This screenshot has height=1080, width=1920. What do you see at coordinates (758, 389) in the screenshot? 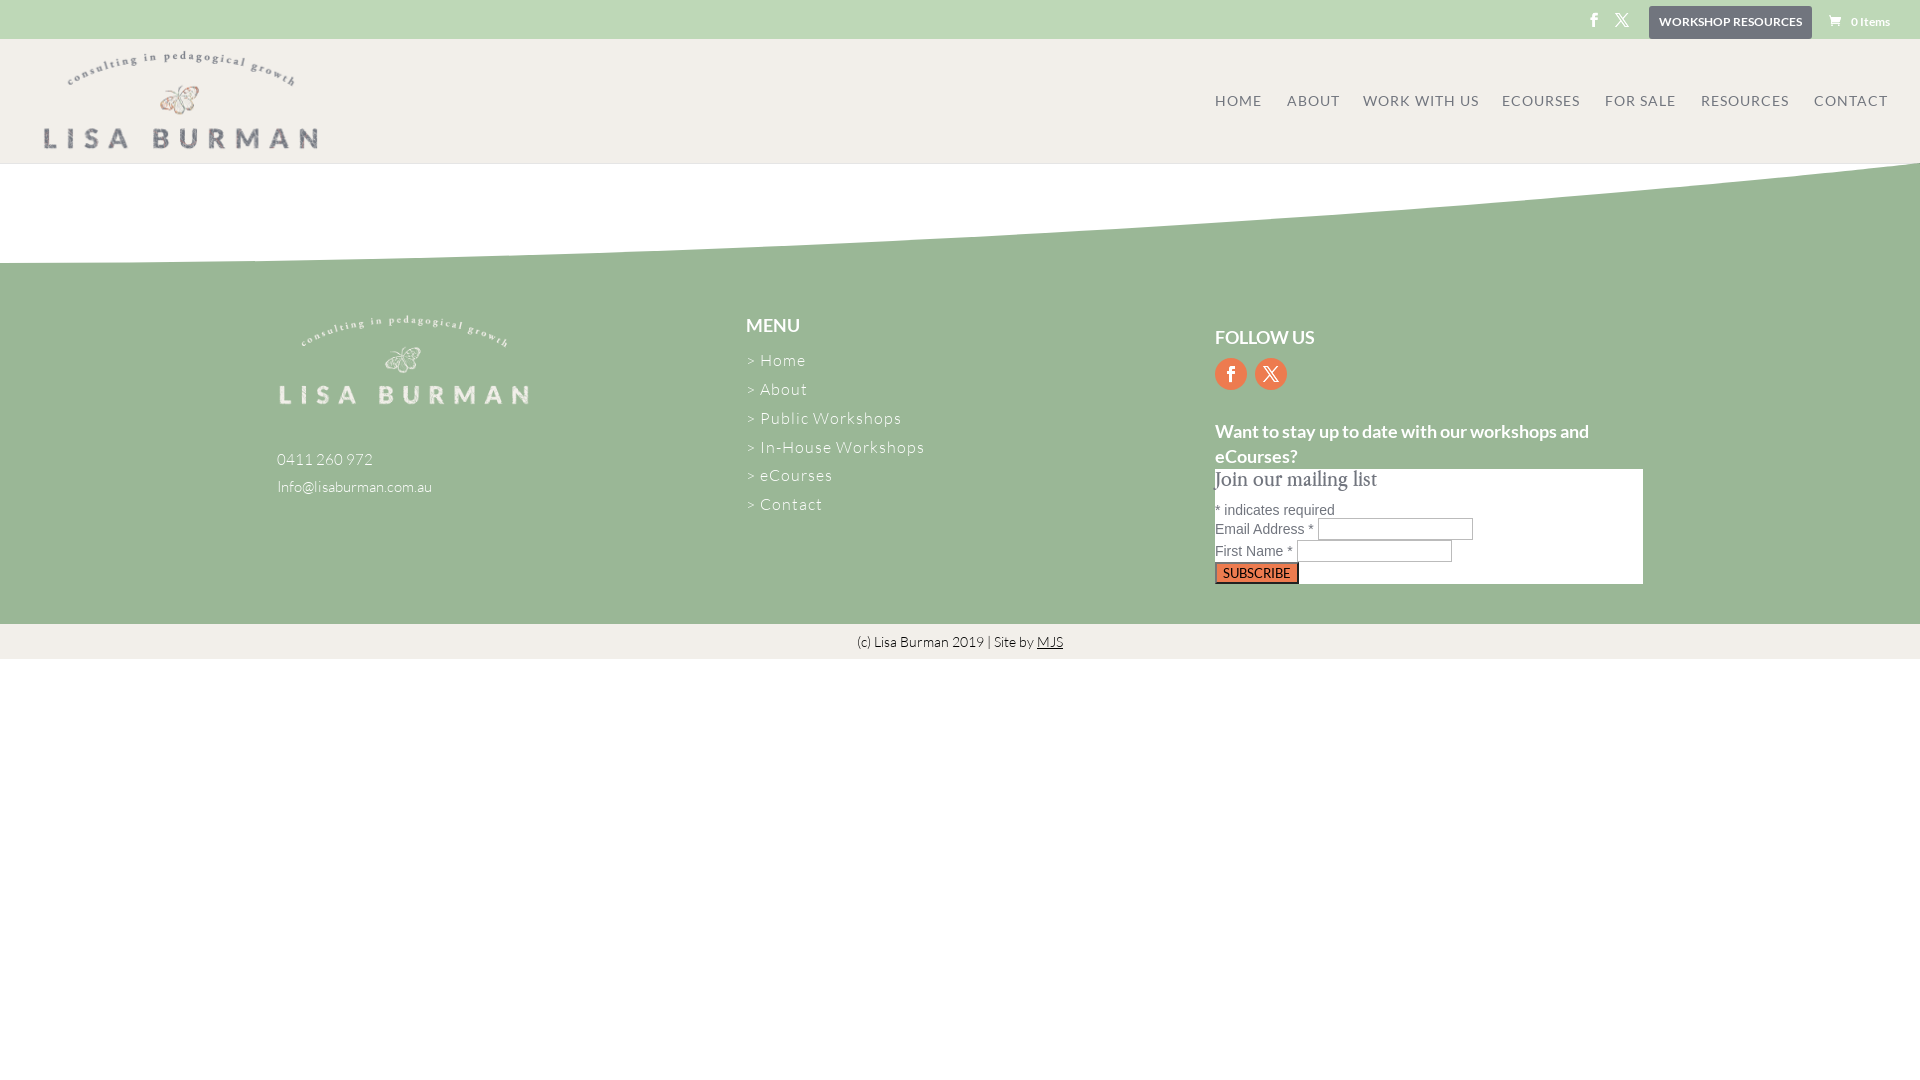
I see `'About'` at bounding box center [758, 389].